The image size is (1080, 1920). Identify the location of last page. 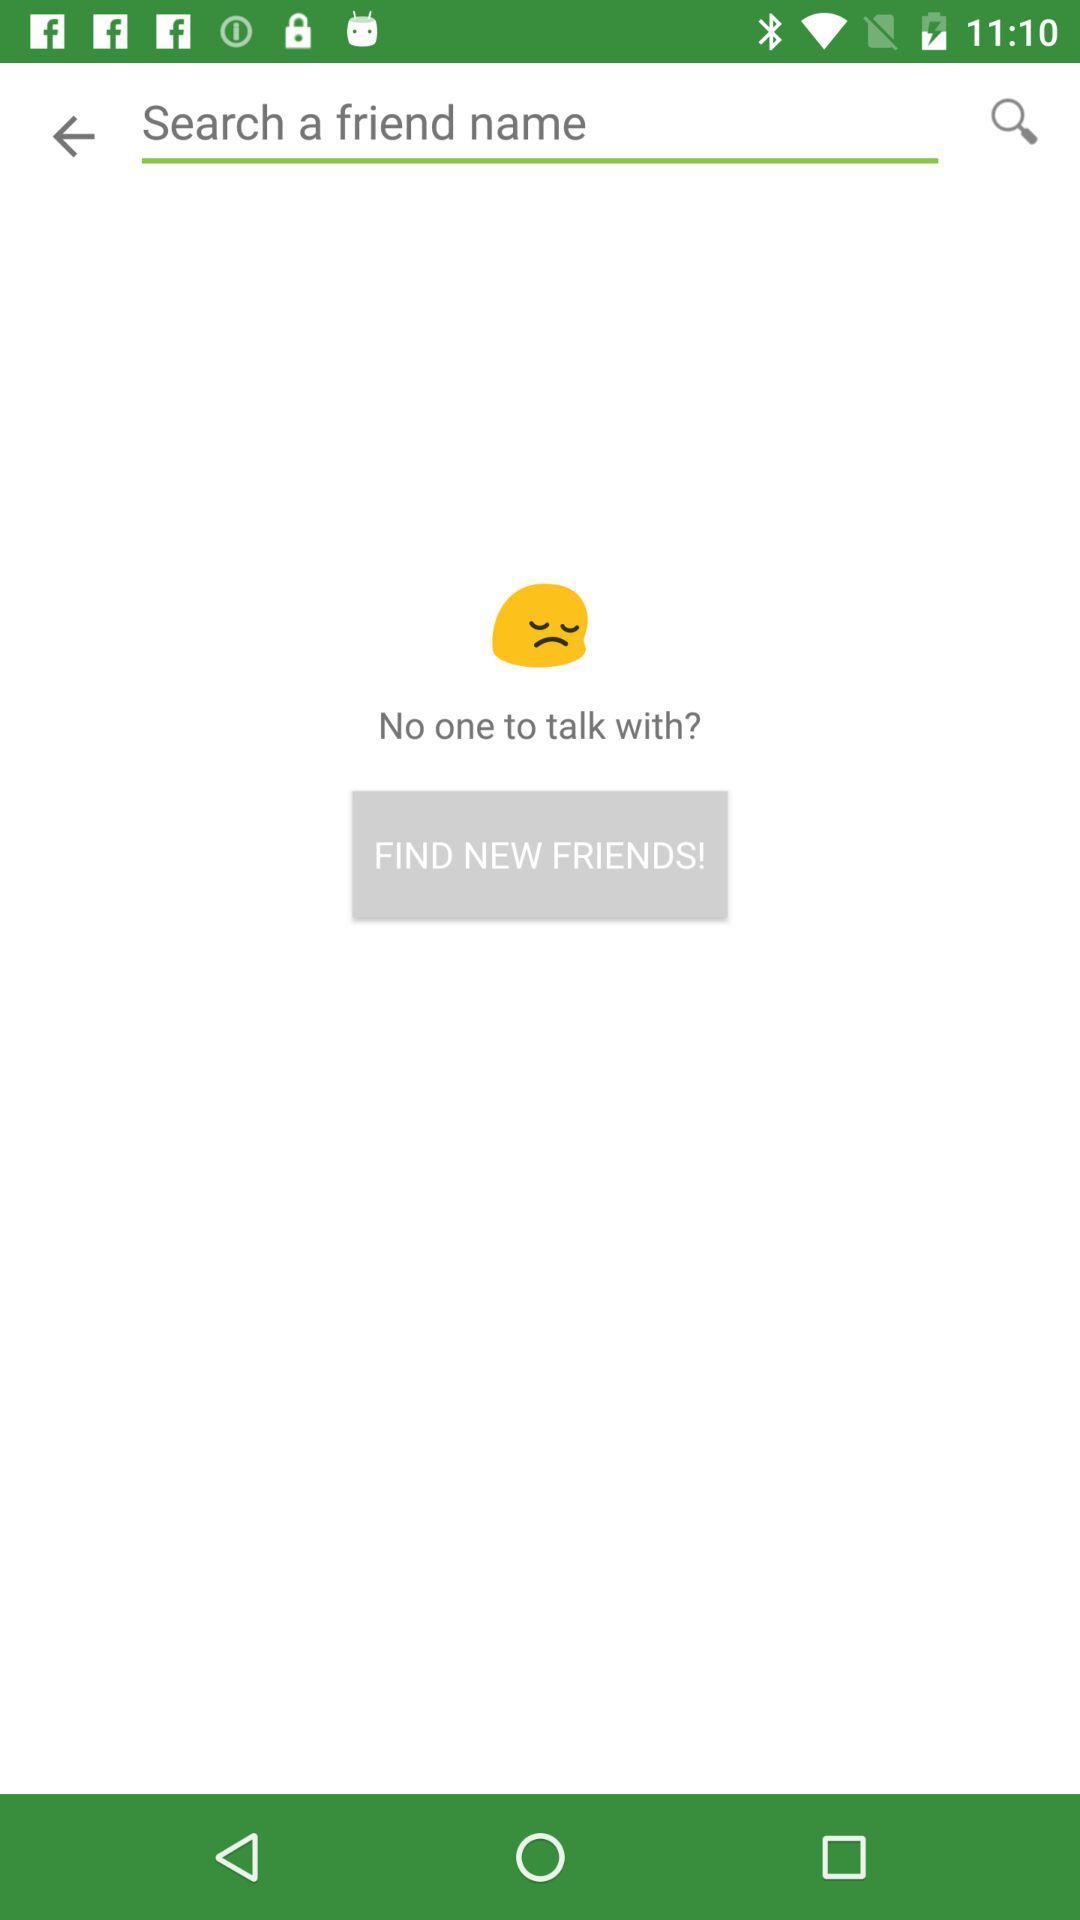
(72, 135).